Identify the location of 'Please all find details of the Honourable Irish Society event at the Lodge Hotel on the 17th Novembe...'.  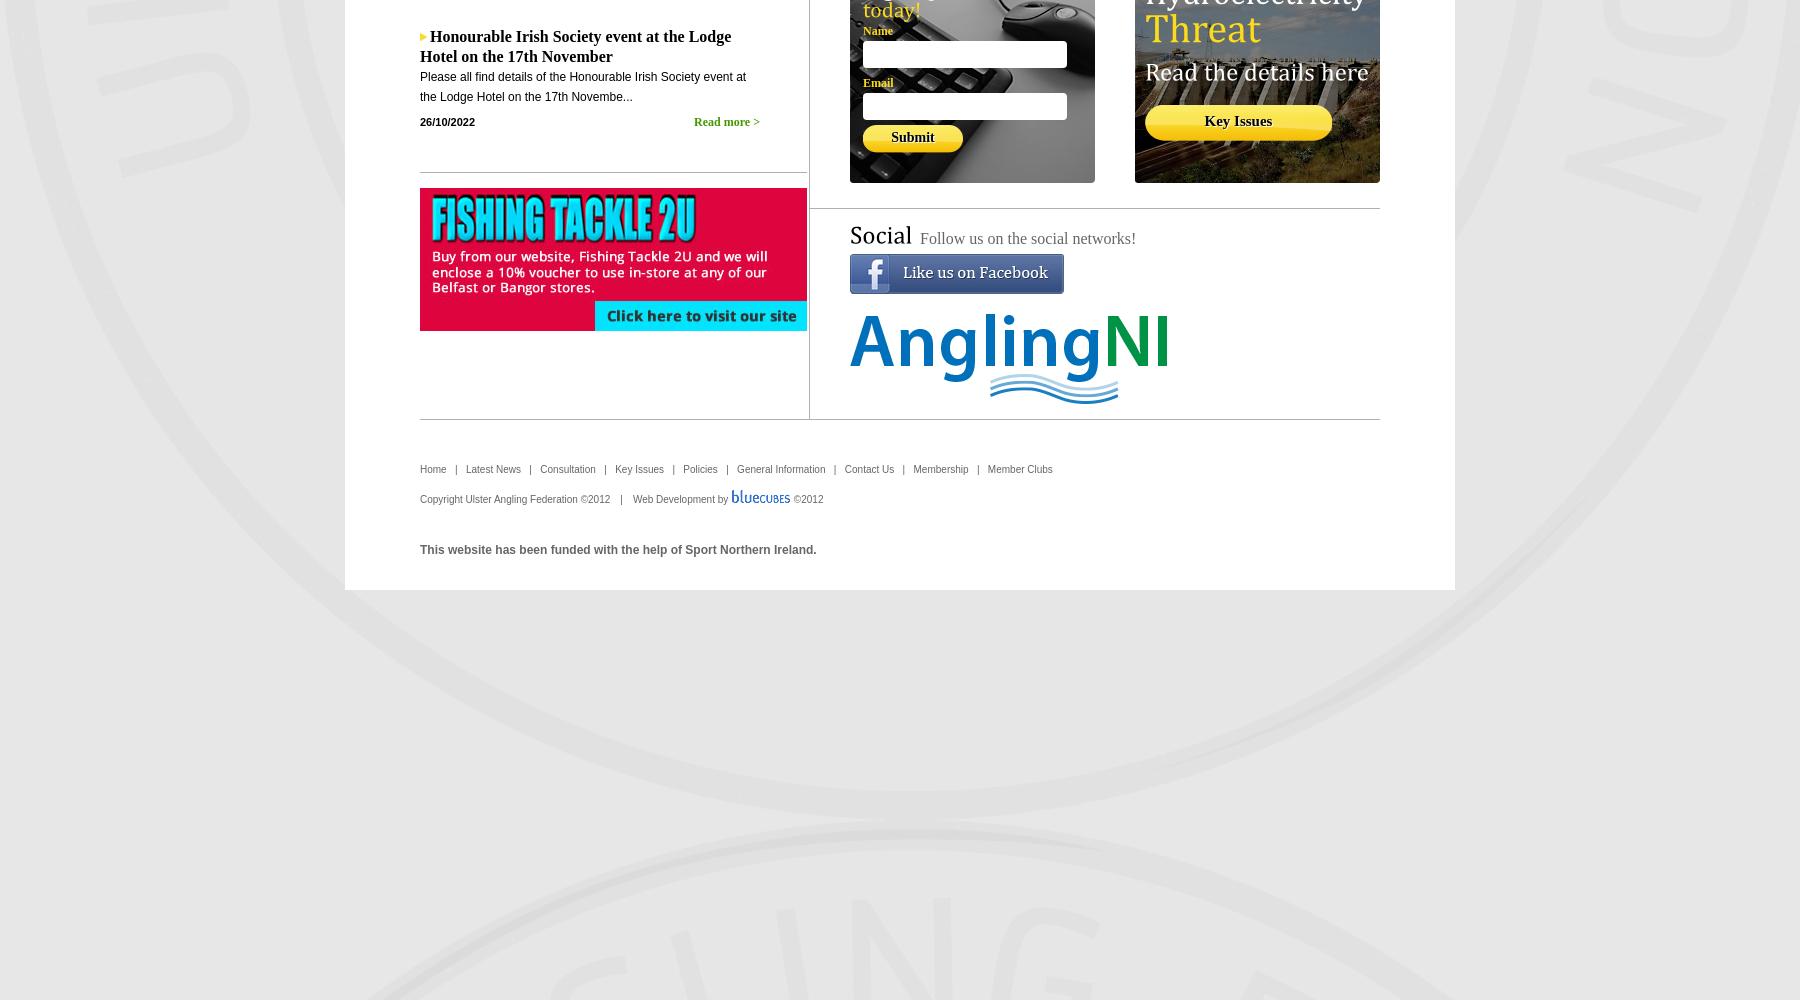
(583, 86).